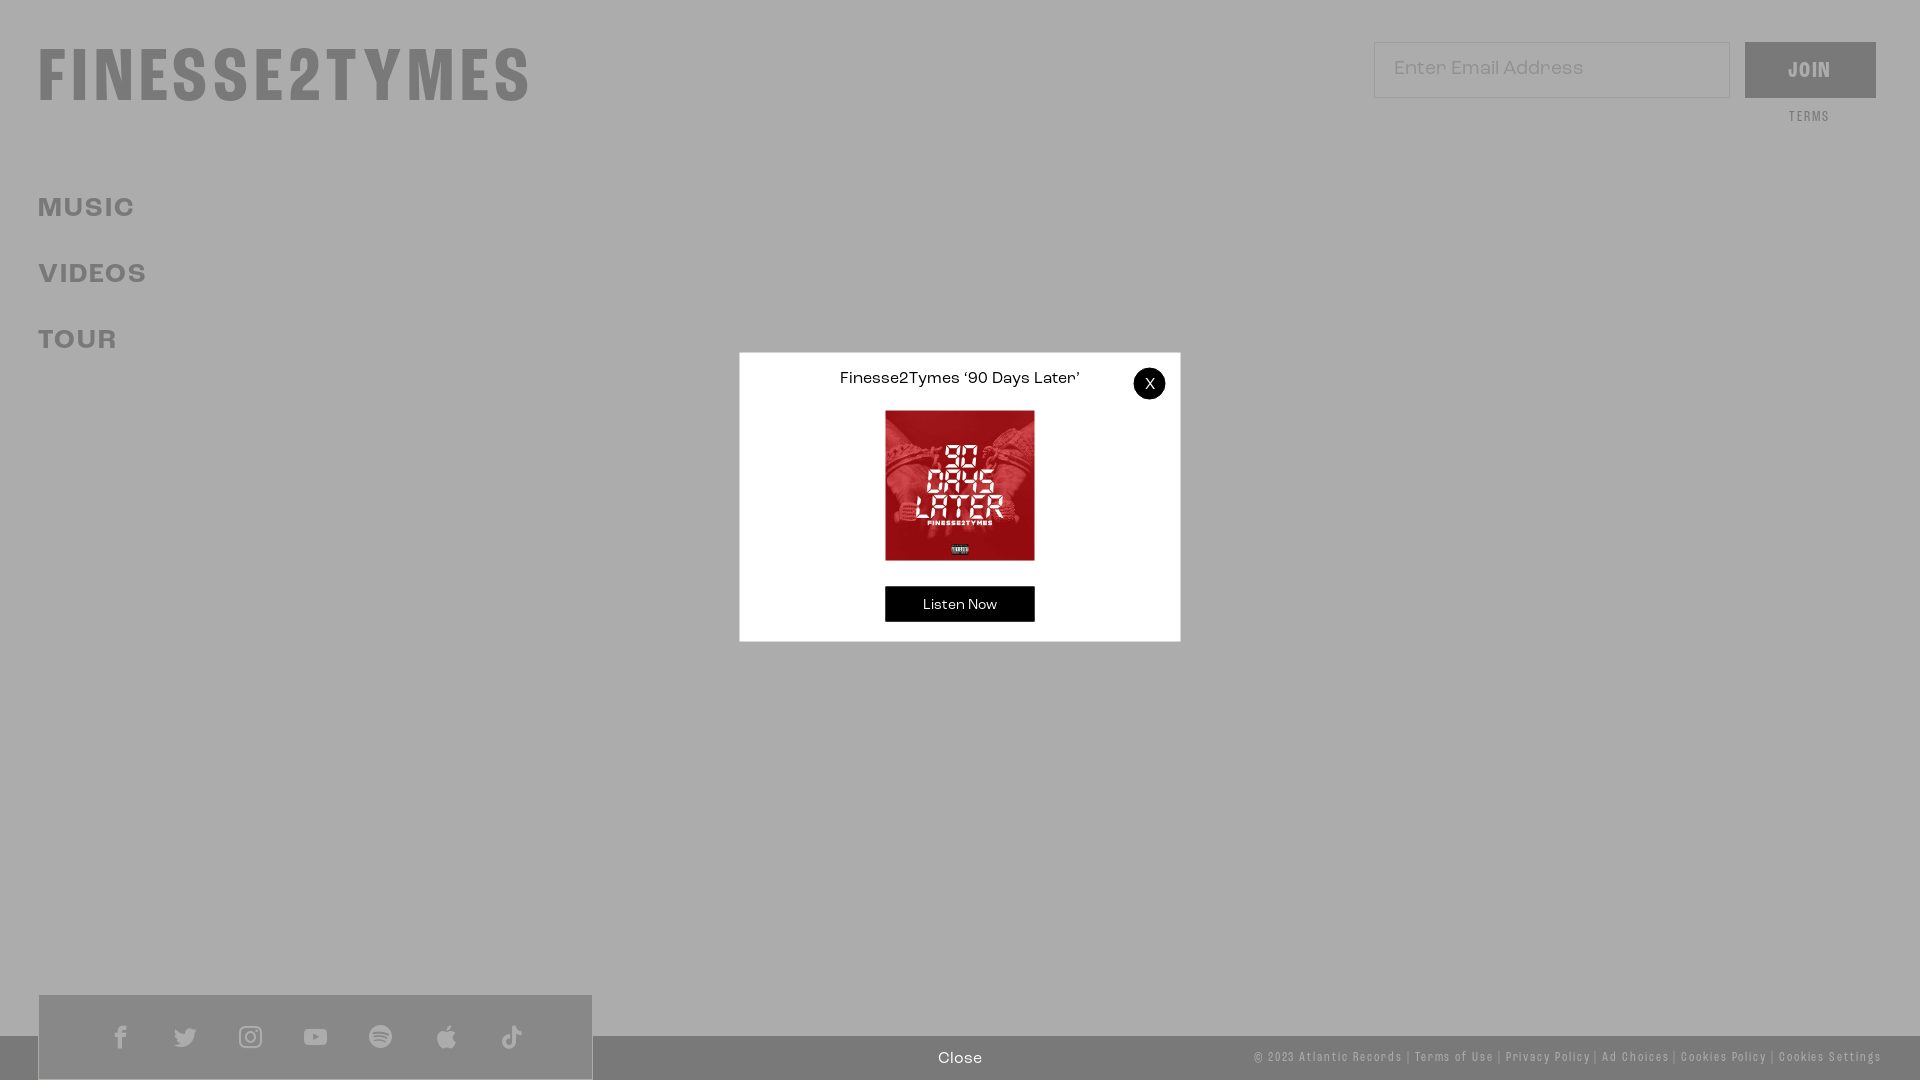 The width and height of the screenshot is (1920, 1080). What do you see at coordinates (91, 275) in the screenshot?
I see `'VIDEOS'` at bounding box center [91, 275].